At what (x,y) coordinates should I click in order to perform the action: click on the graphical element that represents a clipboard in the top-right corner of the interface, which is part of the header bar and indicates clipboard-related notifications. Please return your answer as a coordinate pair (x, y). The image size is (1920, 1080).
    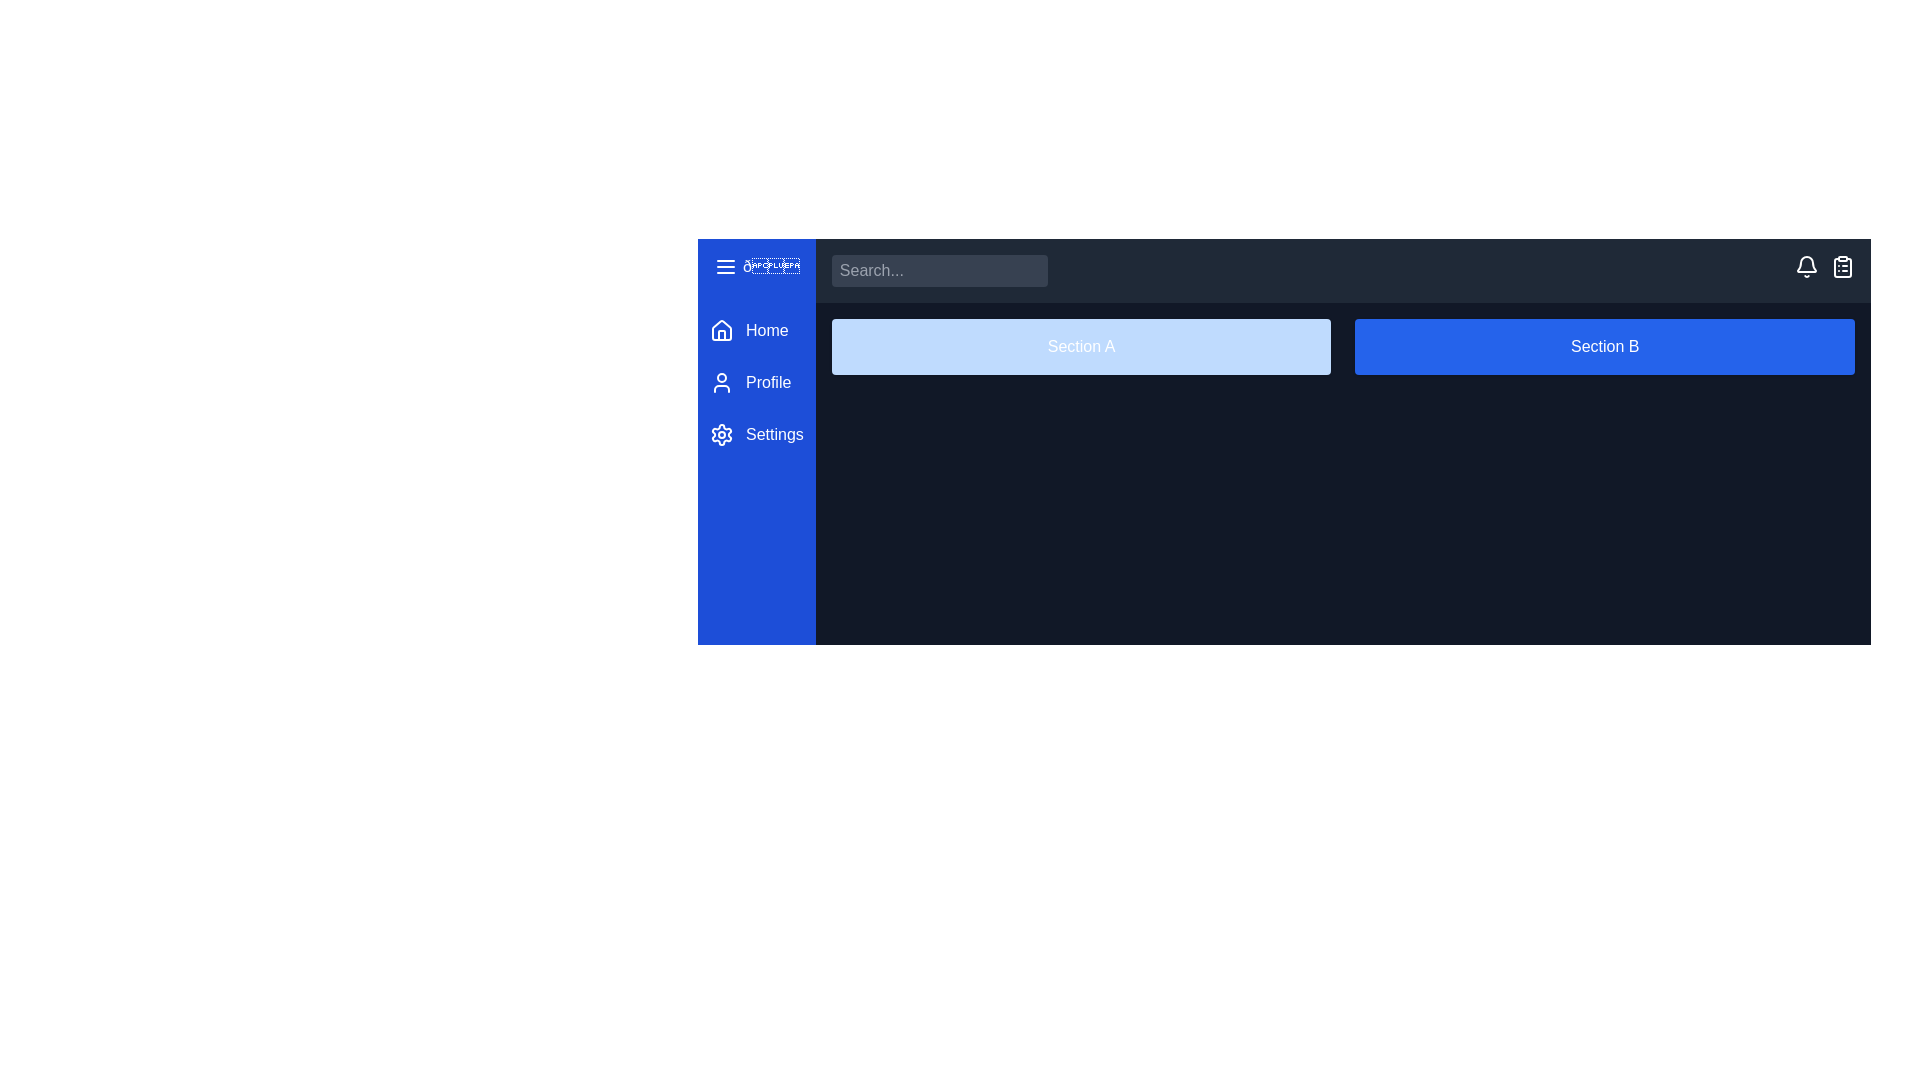
    Looking at the image, I should click on (1842, 266).